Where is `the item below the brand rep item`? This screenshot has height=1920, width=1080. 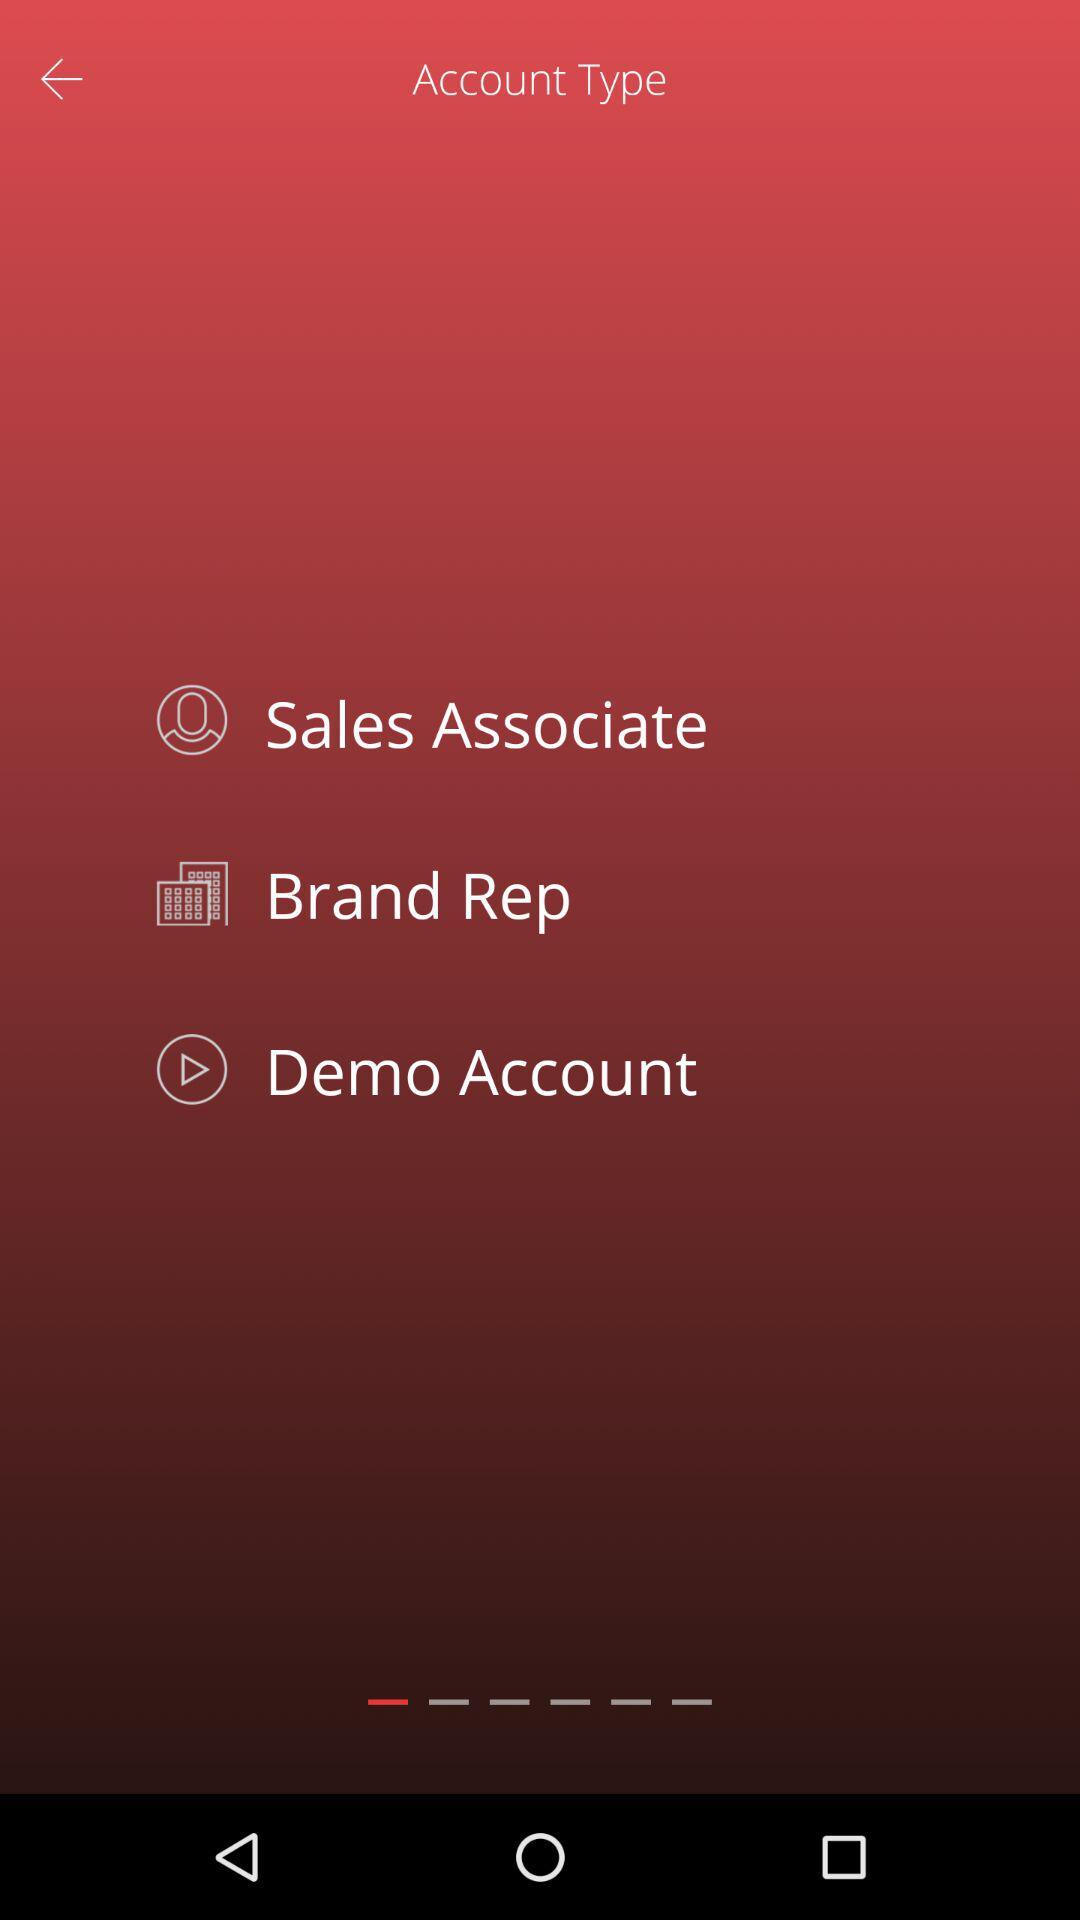
the item below the brand rep item is located at coordinates (585, 1069).